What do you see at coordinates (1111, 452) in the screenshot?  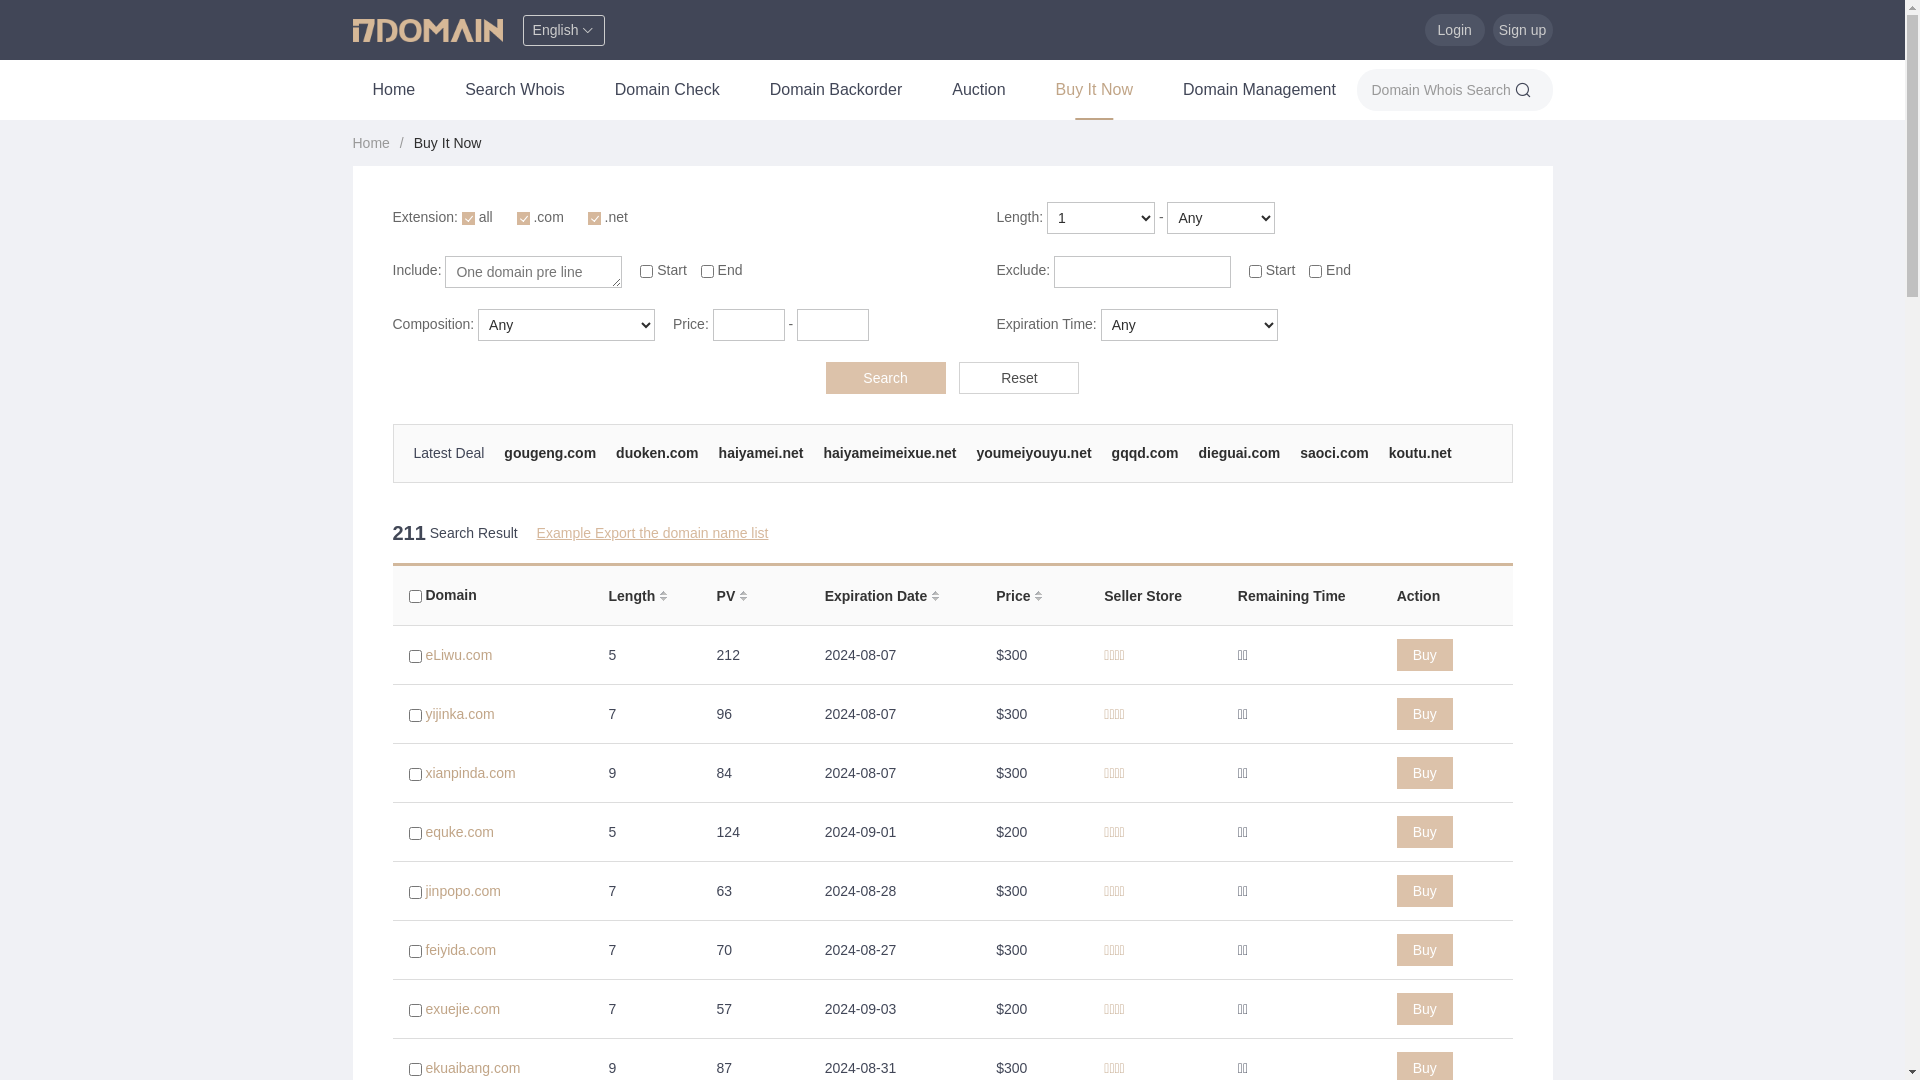 I see `'gqqd.com'` at bounding box center [1111, 452].